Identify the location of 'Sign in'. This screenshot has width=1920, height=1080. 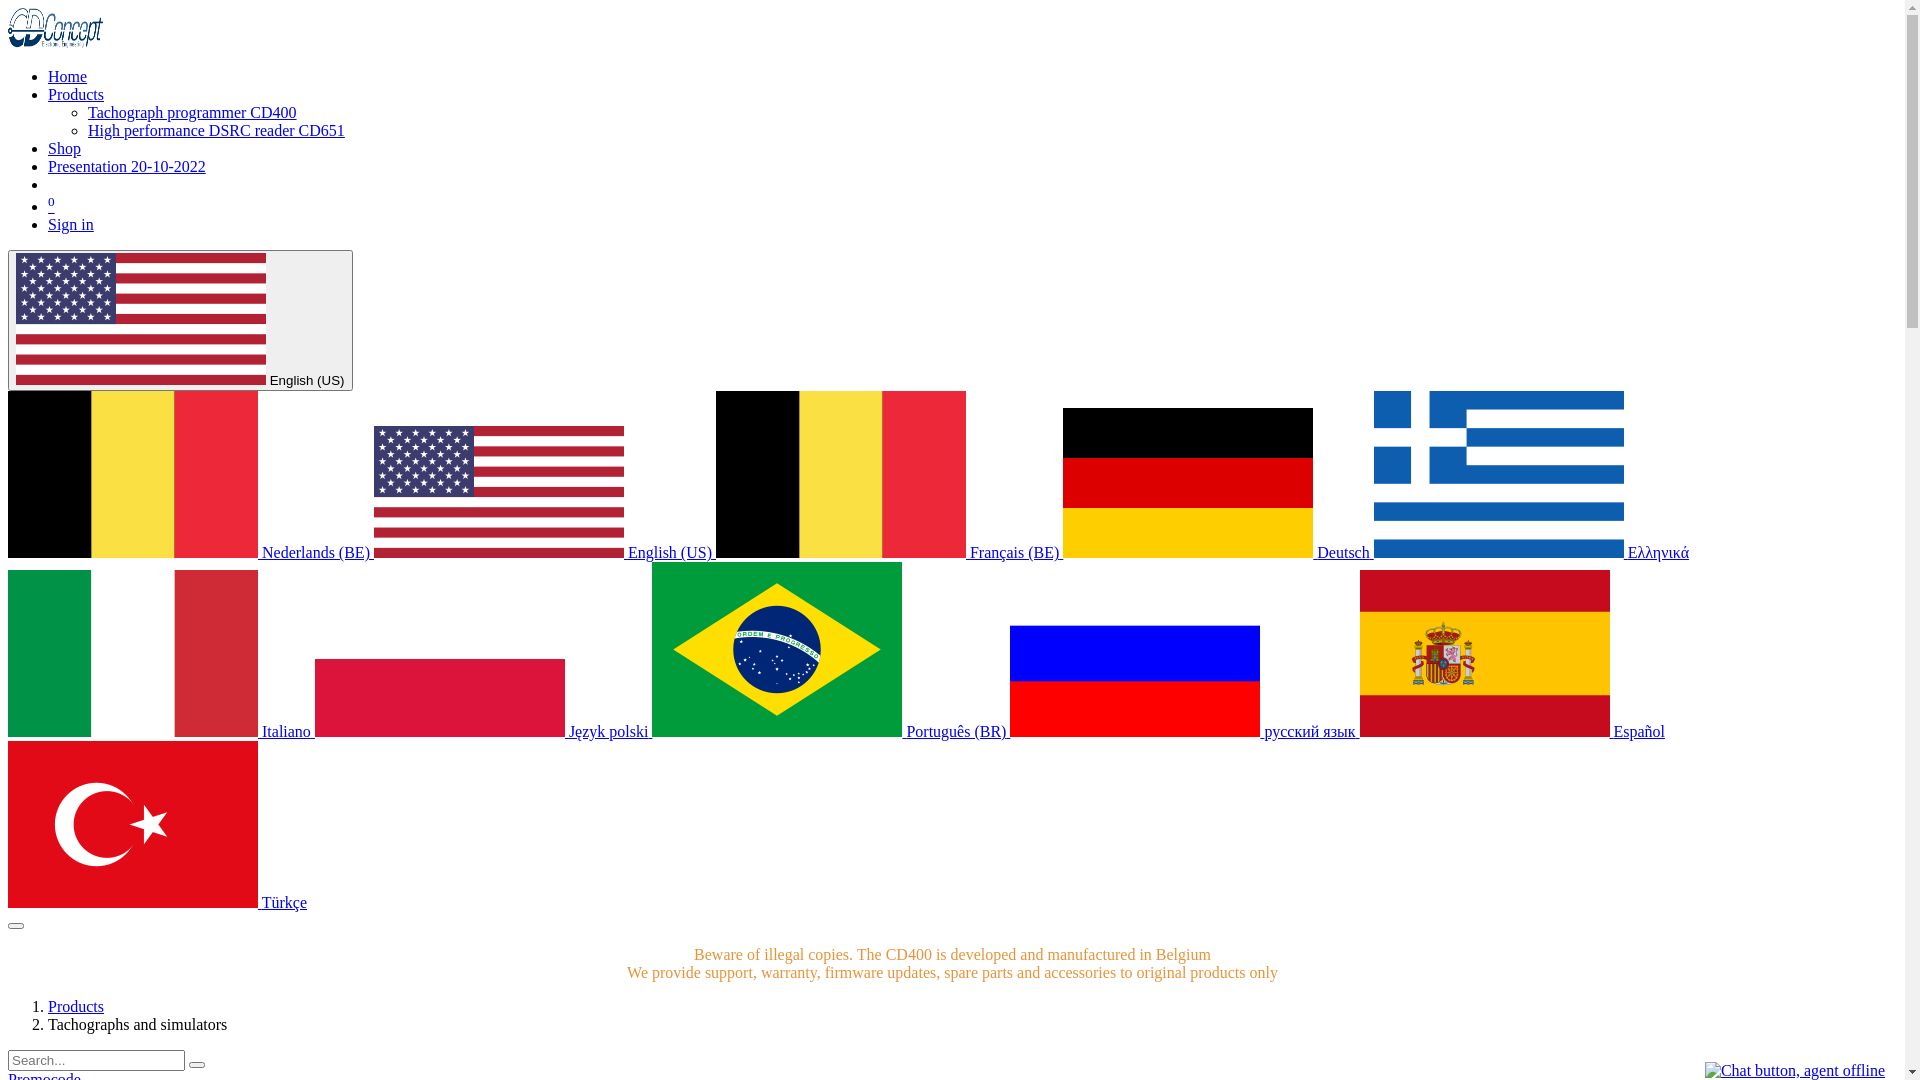
(48, 224).